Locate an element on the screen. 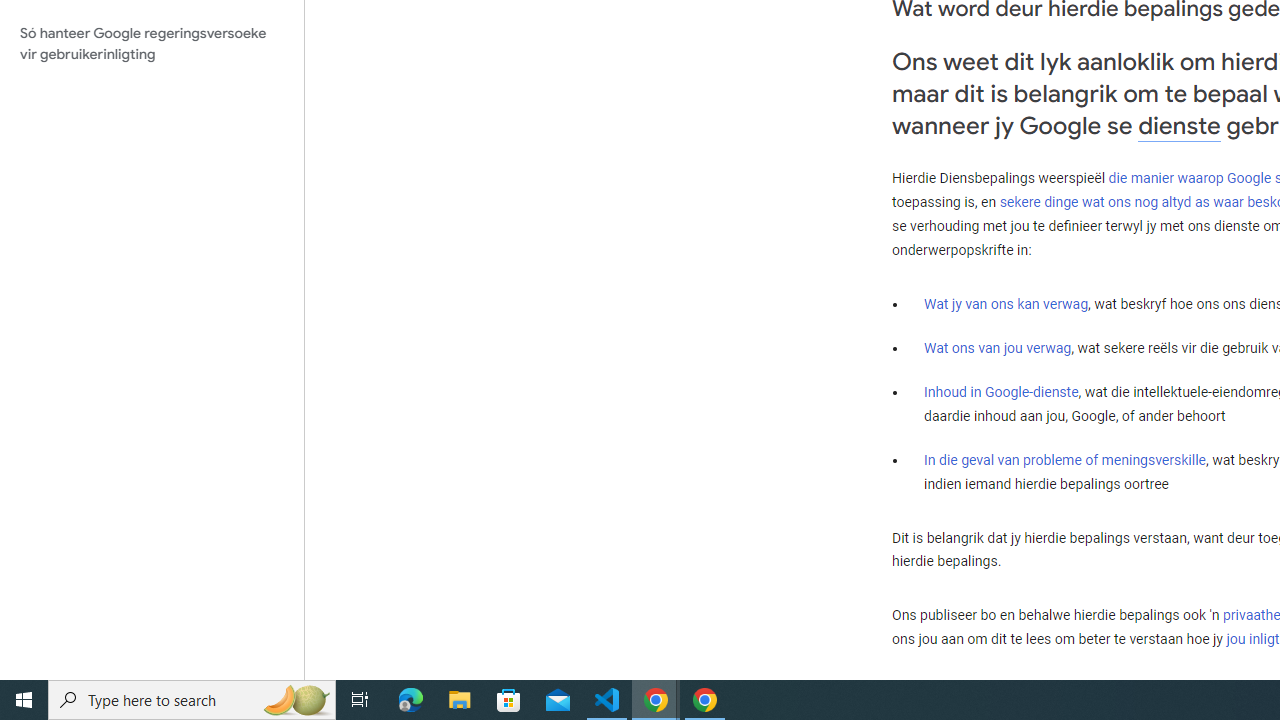 Image resolution: width=1280 pixels, height=720 pixels. 'Start' is located at coordinates (24, 698).